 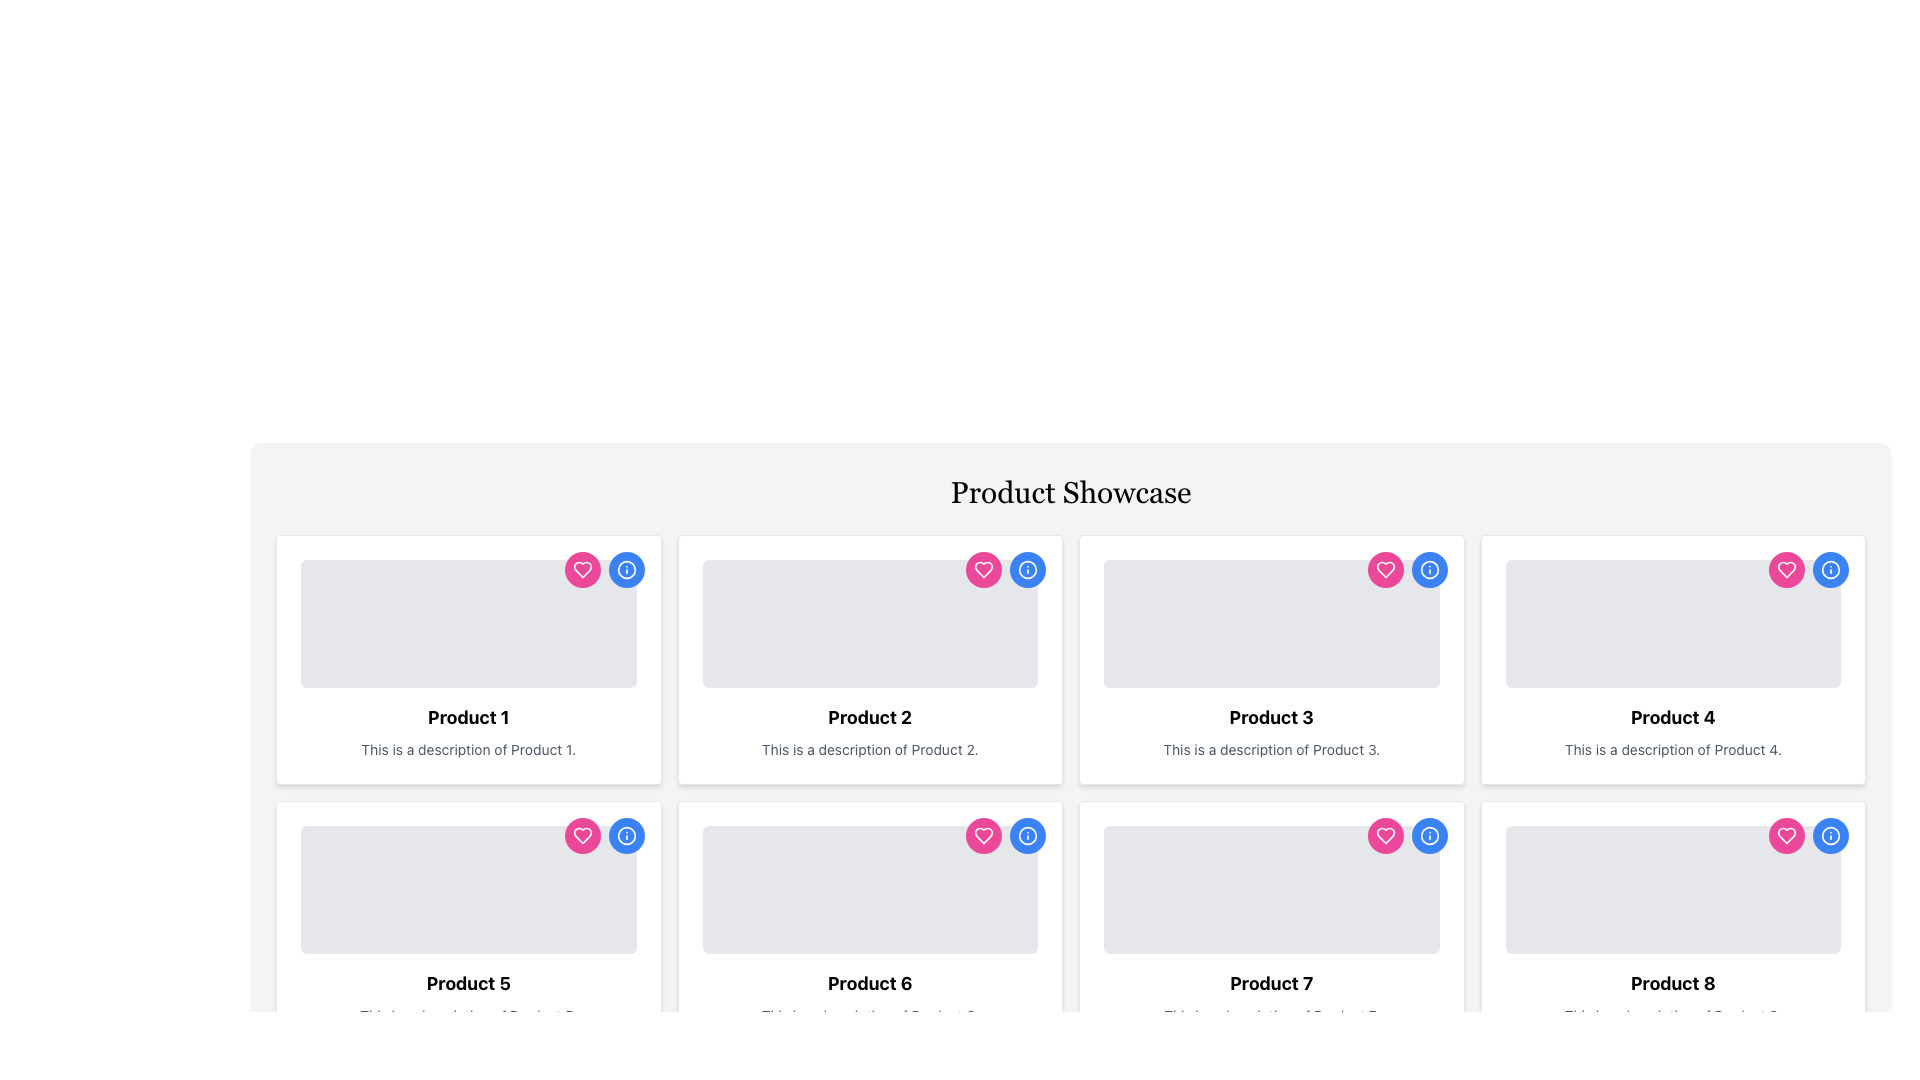 What do you see at coordinates (1006, 570) in the screenshot?
I see `the left circular button (pink with heart icon) in the interactive element group at the top-right corner of the 'Product 2' card to like/favorite` at bounding box center [1006, 570].